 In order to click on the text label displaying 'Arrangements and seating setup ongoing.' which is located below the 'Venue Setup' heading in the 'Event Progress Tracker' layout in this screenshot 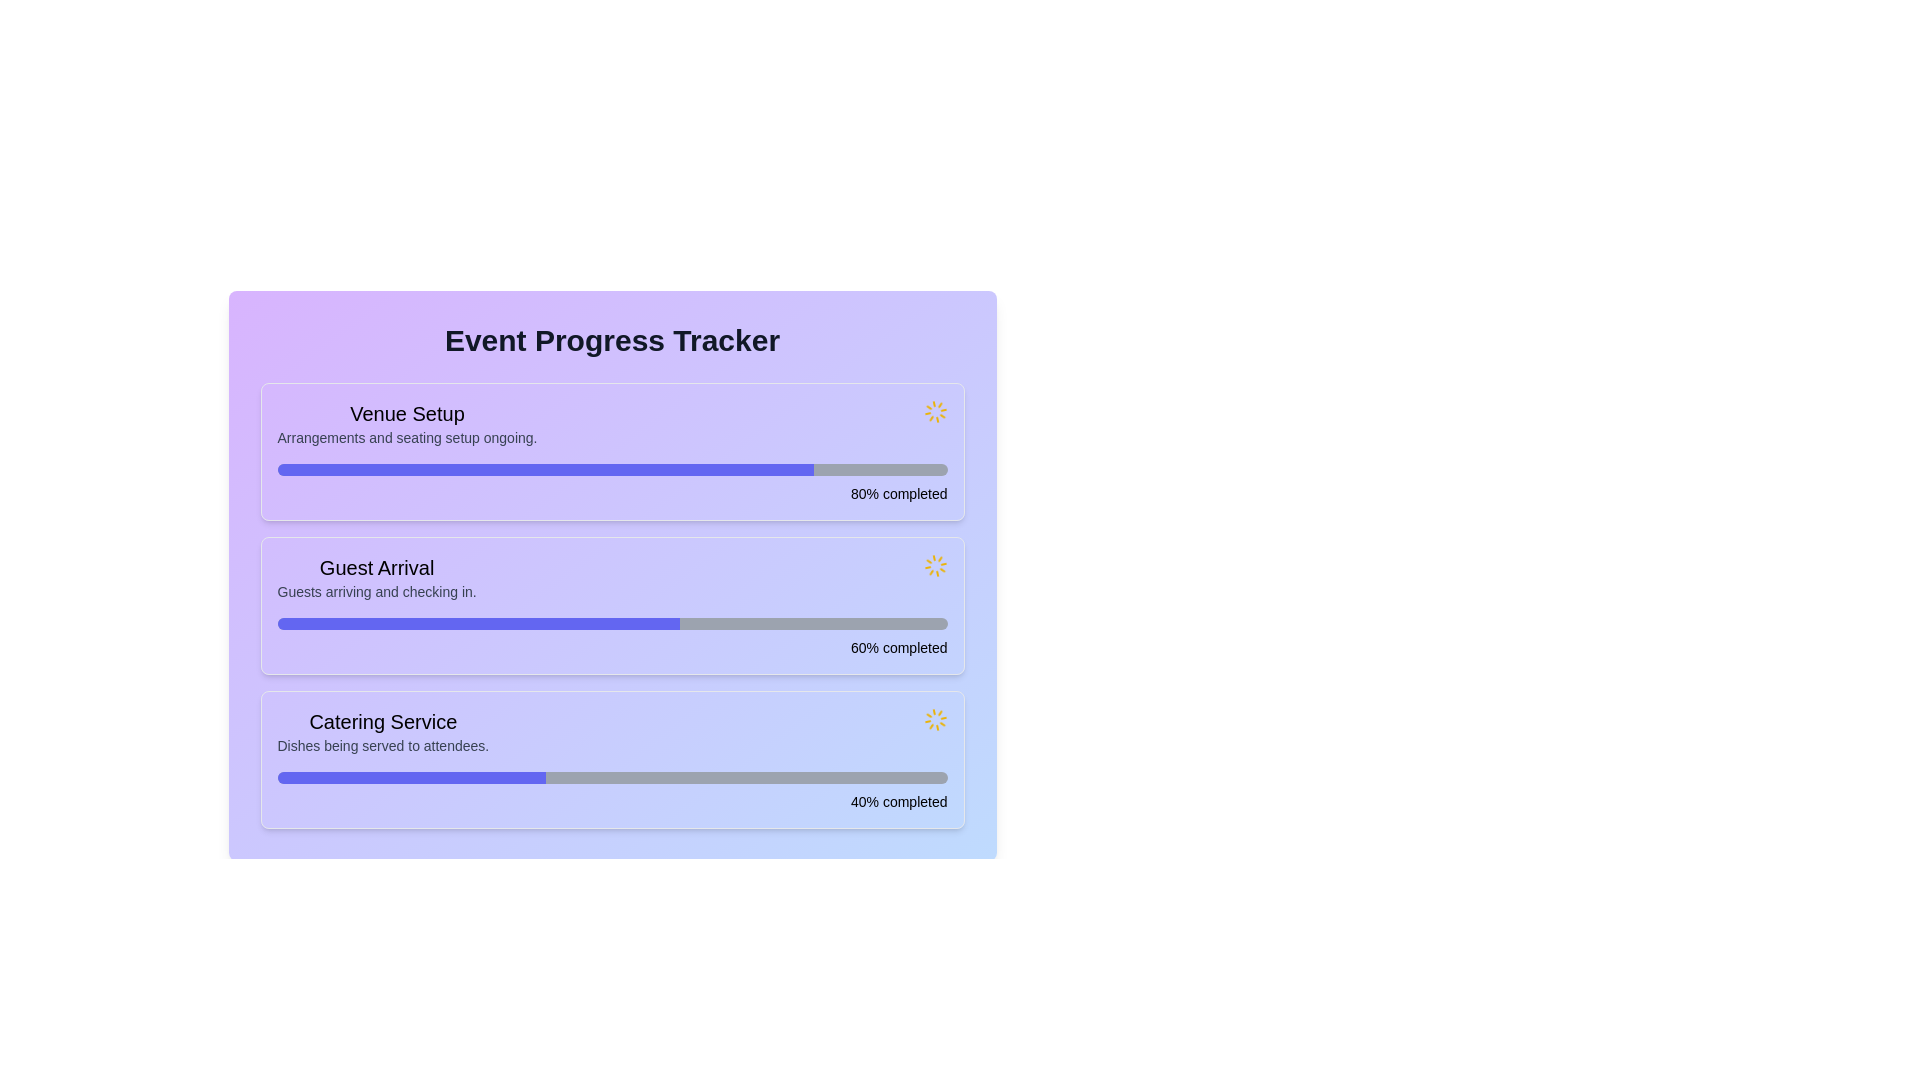, I will do `click(406, 437)`.